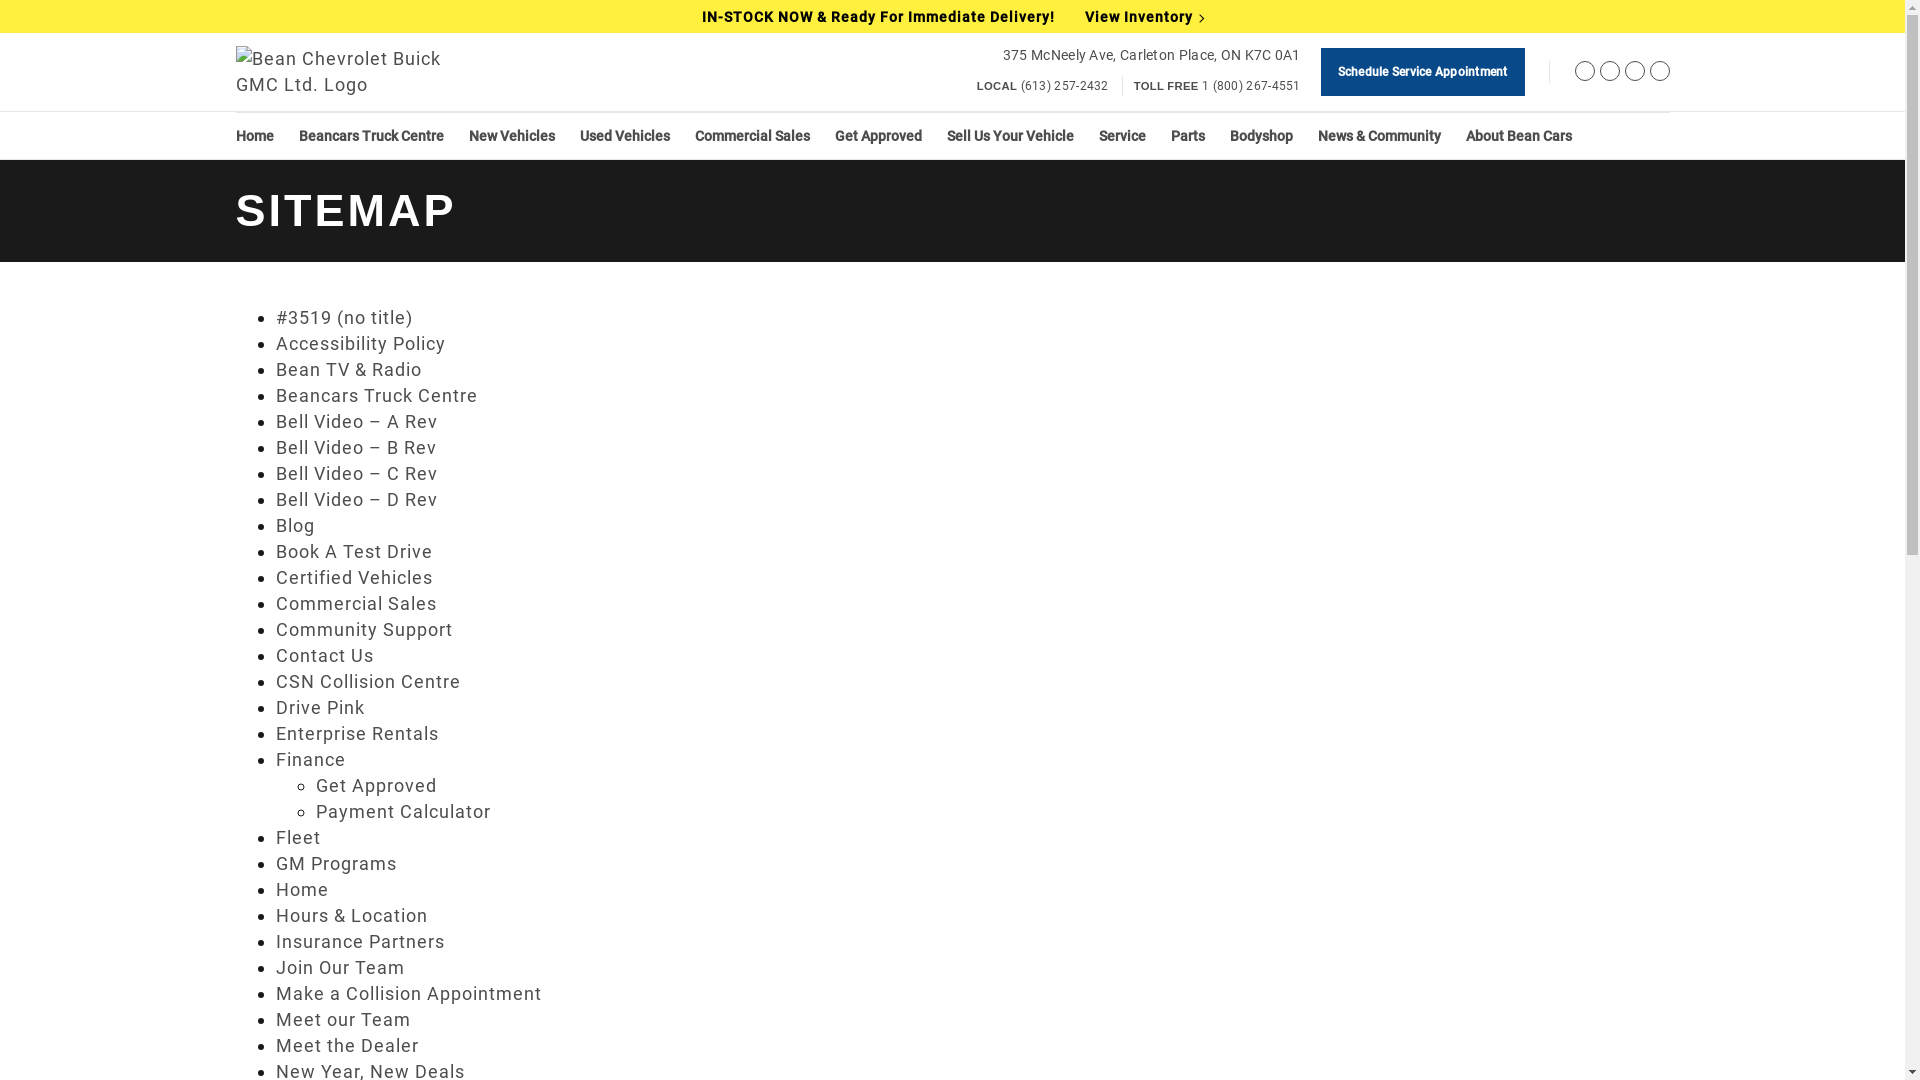 The image size is (1920, 1080). What do you see at coordinates (1518, 135) in the screenshot?
I see `'About Bean Cars'` at bounding box center [1518, 135].